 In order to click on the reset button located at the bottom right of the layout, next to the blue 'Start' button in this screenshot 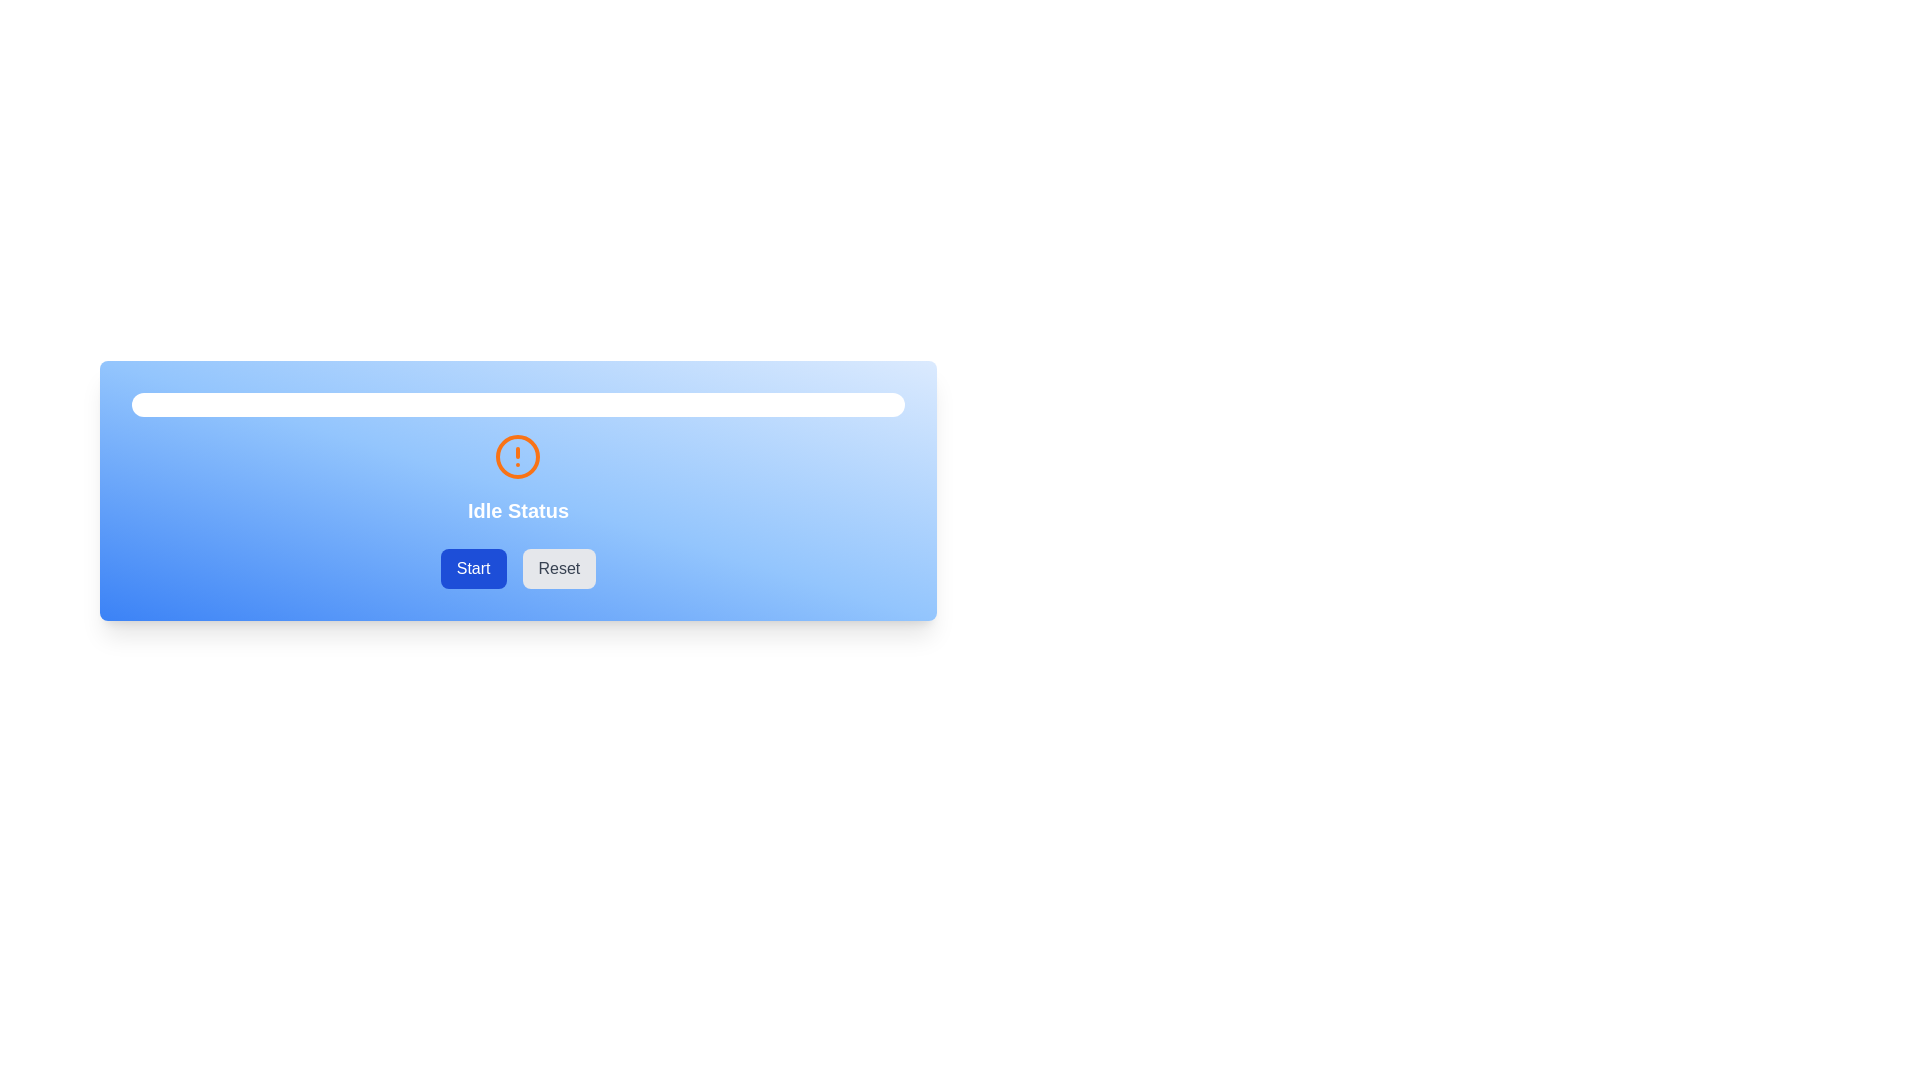, I will do `click(559, 569)`.